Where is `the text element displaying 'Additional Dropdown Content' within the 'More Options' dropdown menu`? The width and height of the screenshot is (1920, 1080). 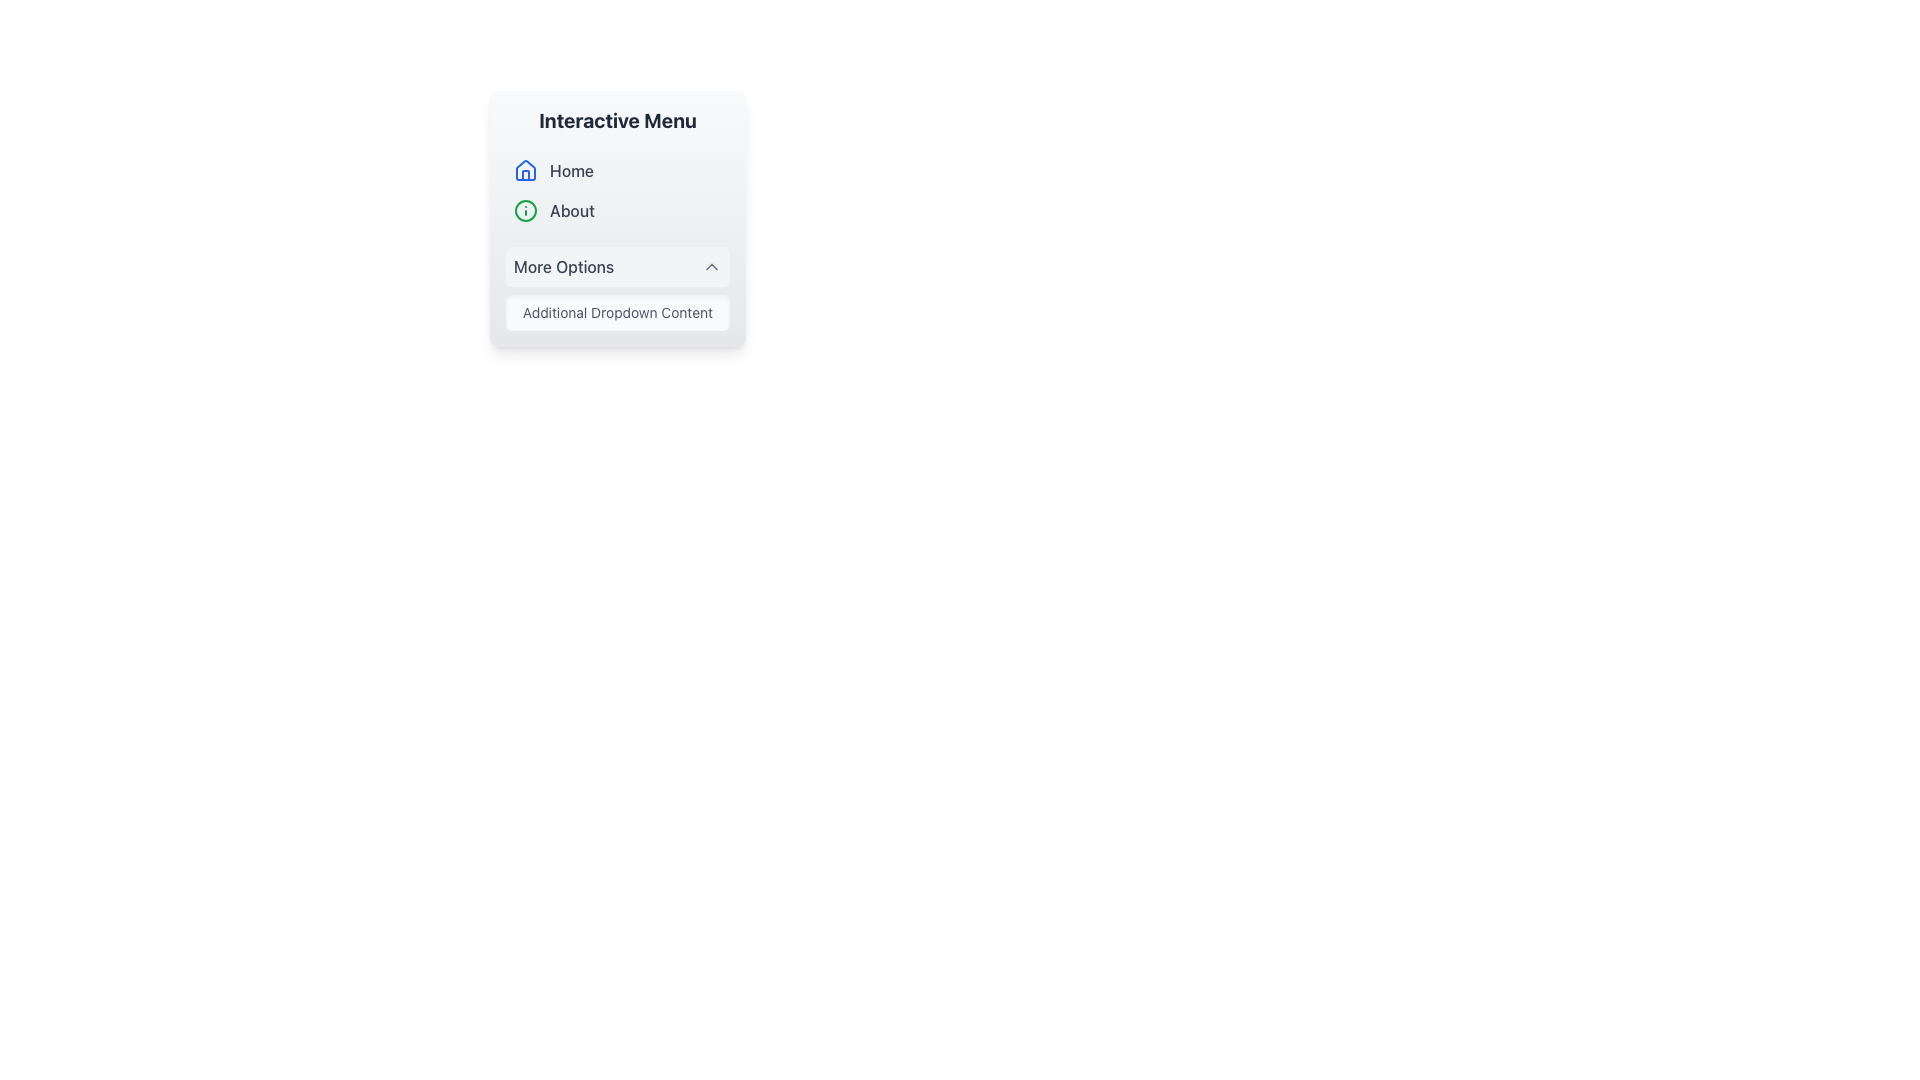
the text element displaying 'Additional Dropdown Content' within the 'More Options' dropdown menu is located at coordinates (617, 312).